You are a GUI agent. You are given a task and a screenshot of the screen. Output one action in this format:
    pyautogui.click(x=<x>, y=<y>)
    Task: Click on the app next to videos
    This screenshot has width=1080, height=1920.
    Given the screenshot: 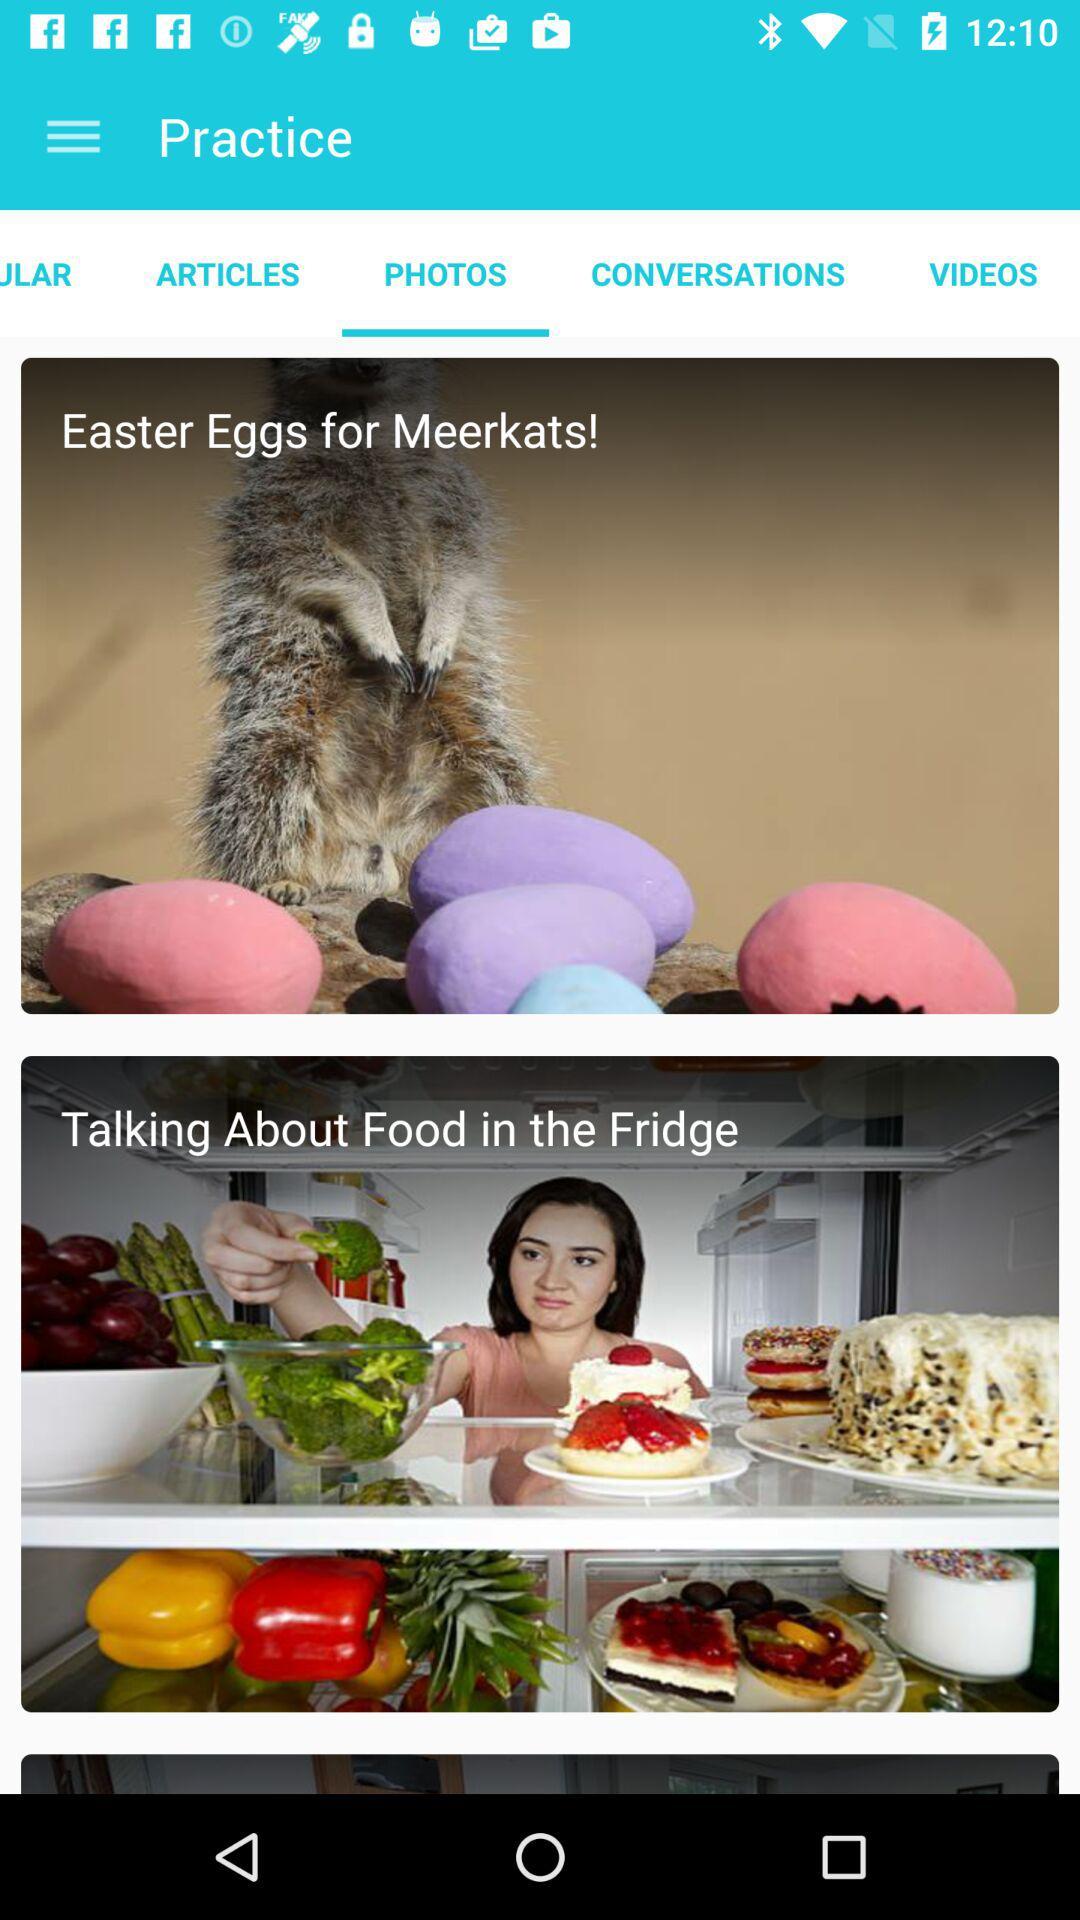 What is the action you would take?
    pyautogui.click(x=717, y=272)
    